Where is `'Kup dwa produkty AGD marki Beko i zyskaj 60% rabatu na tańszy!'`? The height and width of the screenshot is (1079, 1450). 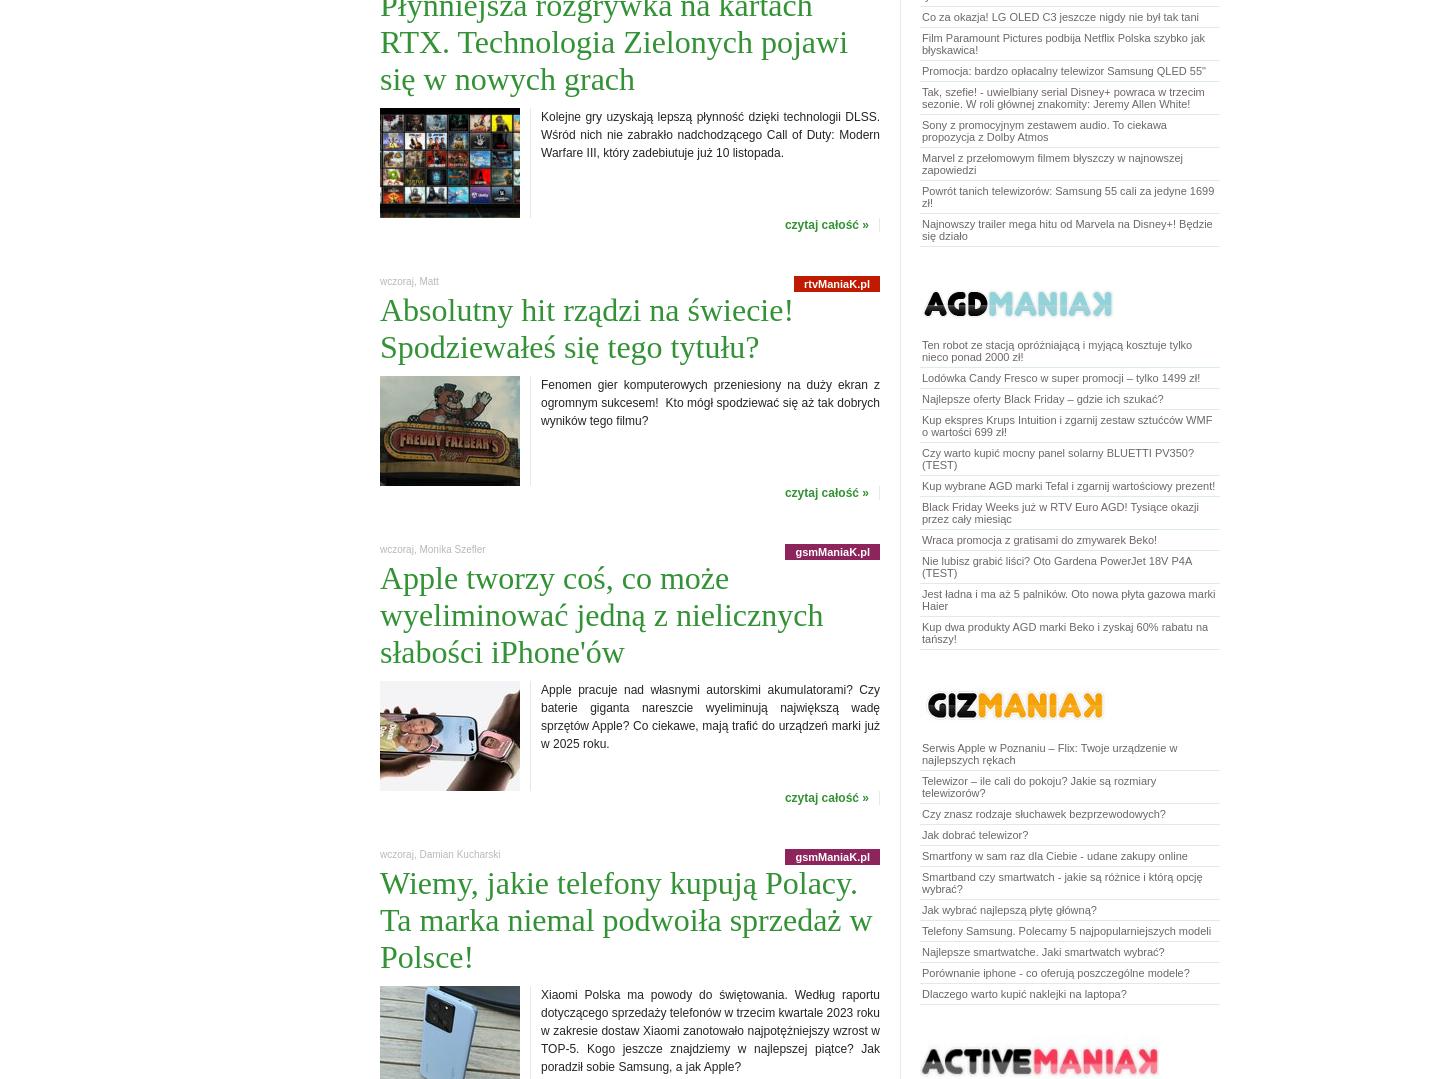
'Kup dwa produkty AGD marki Beko i zyskaj 60% rabatu na tańszy!' is located at coordinates (921, 632).